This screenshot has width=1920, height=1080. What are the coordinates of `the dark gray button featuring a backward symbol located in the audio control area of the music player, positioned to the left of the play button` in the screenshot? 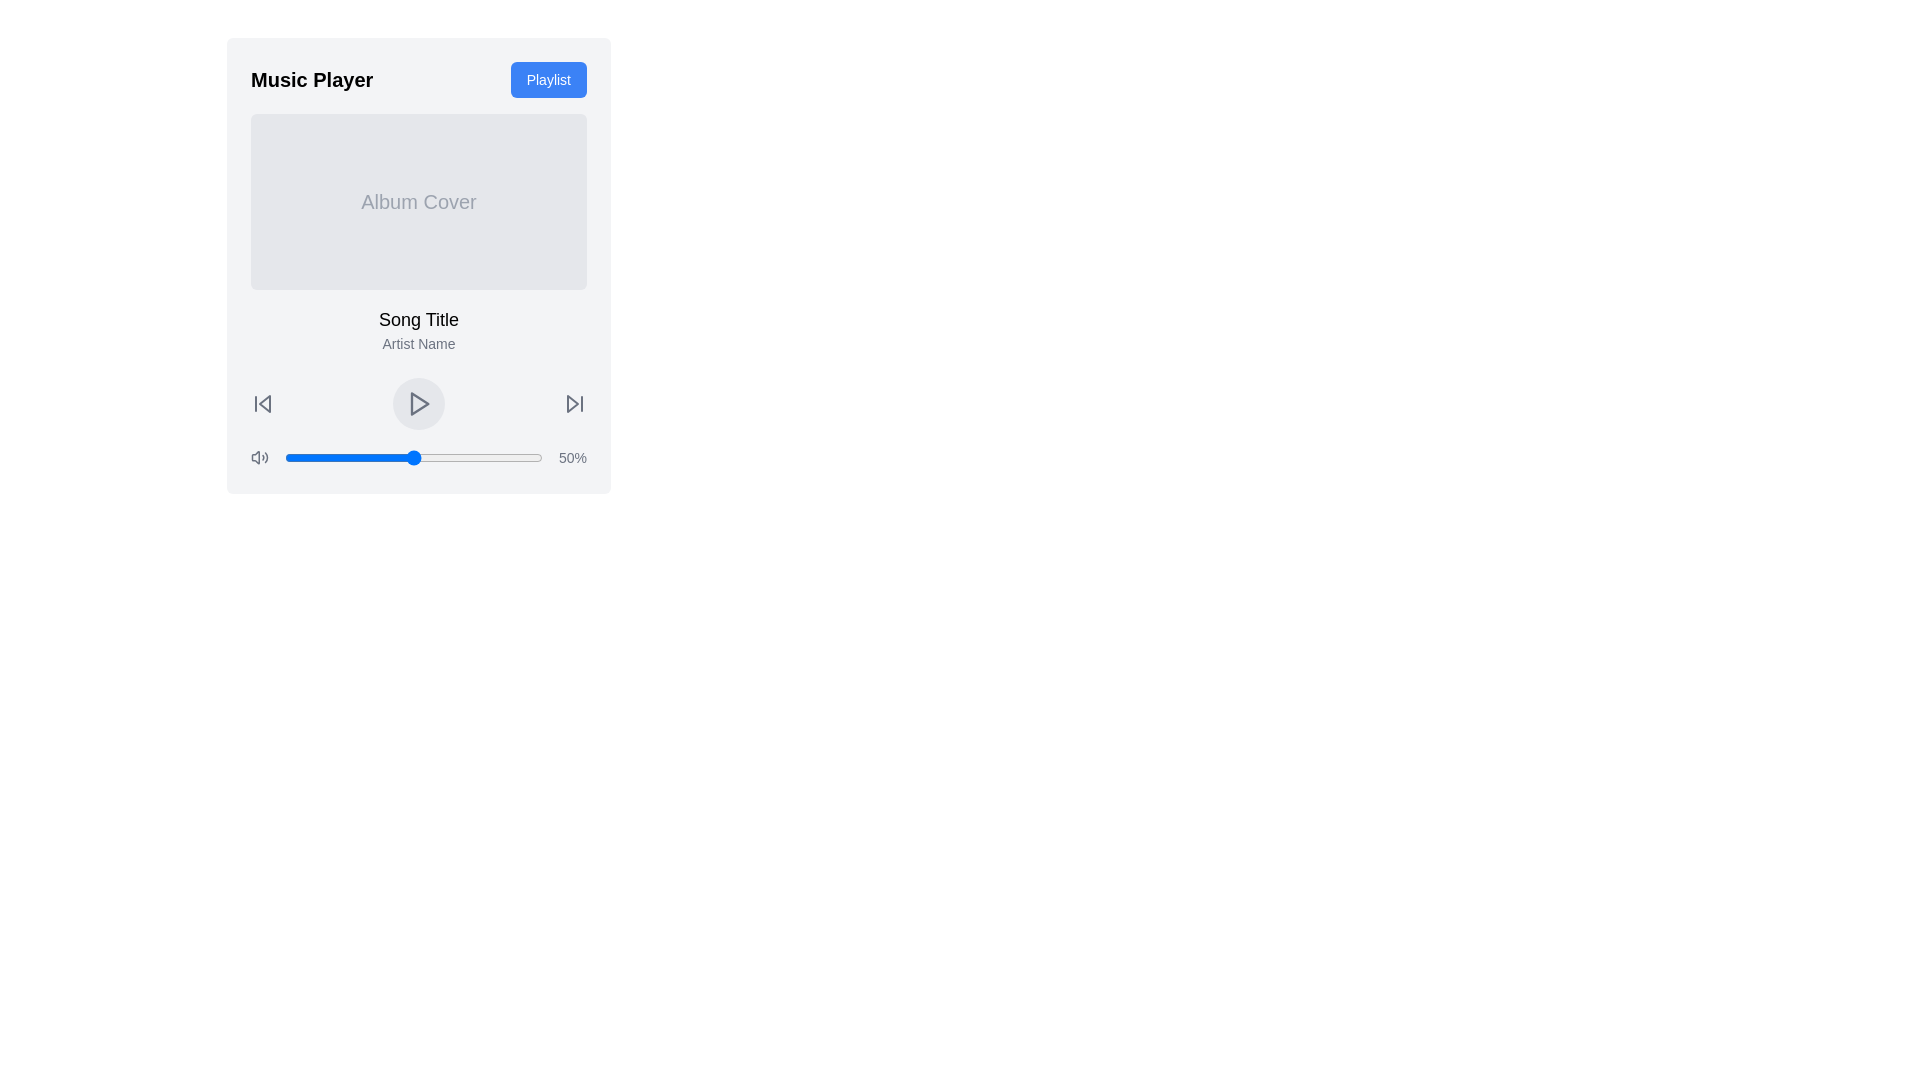 It's located at (262, 404).